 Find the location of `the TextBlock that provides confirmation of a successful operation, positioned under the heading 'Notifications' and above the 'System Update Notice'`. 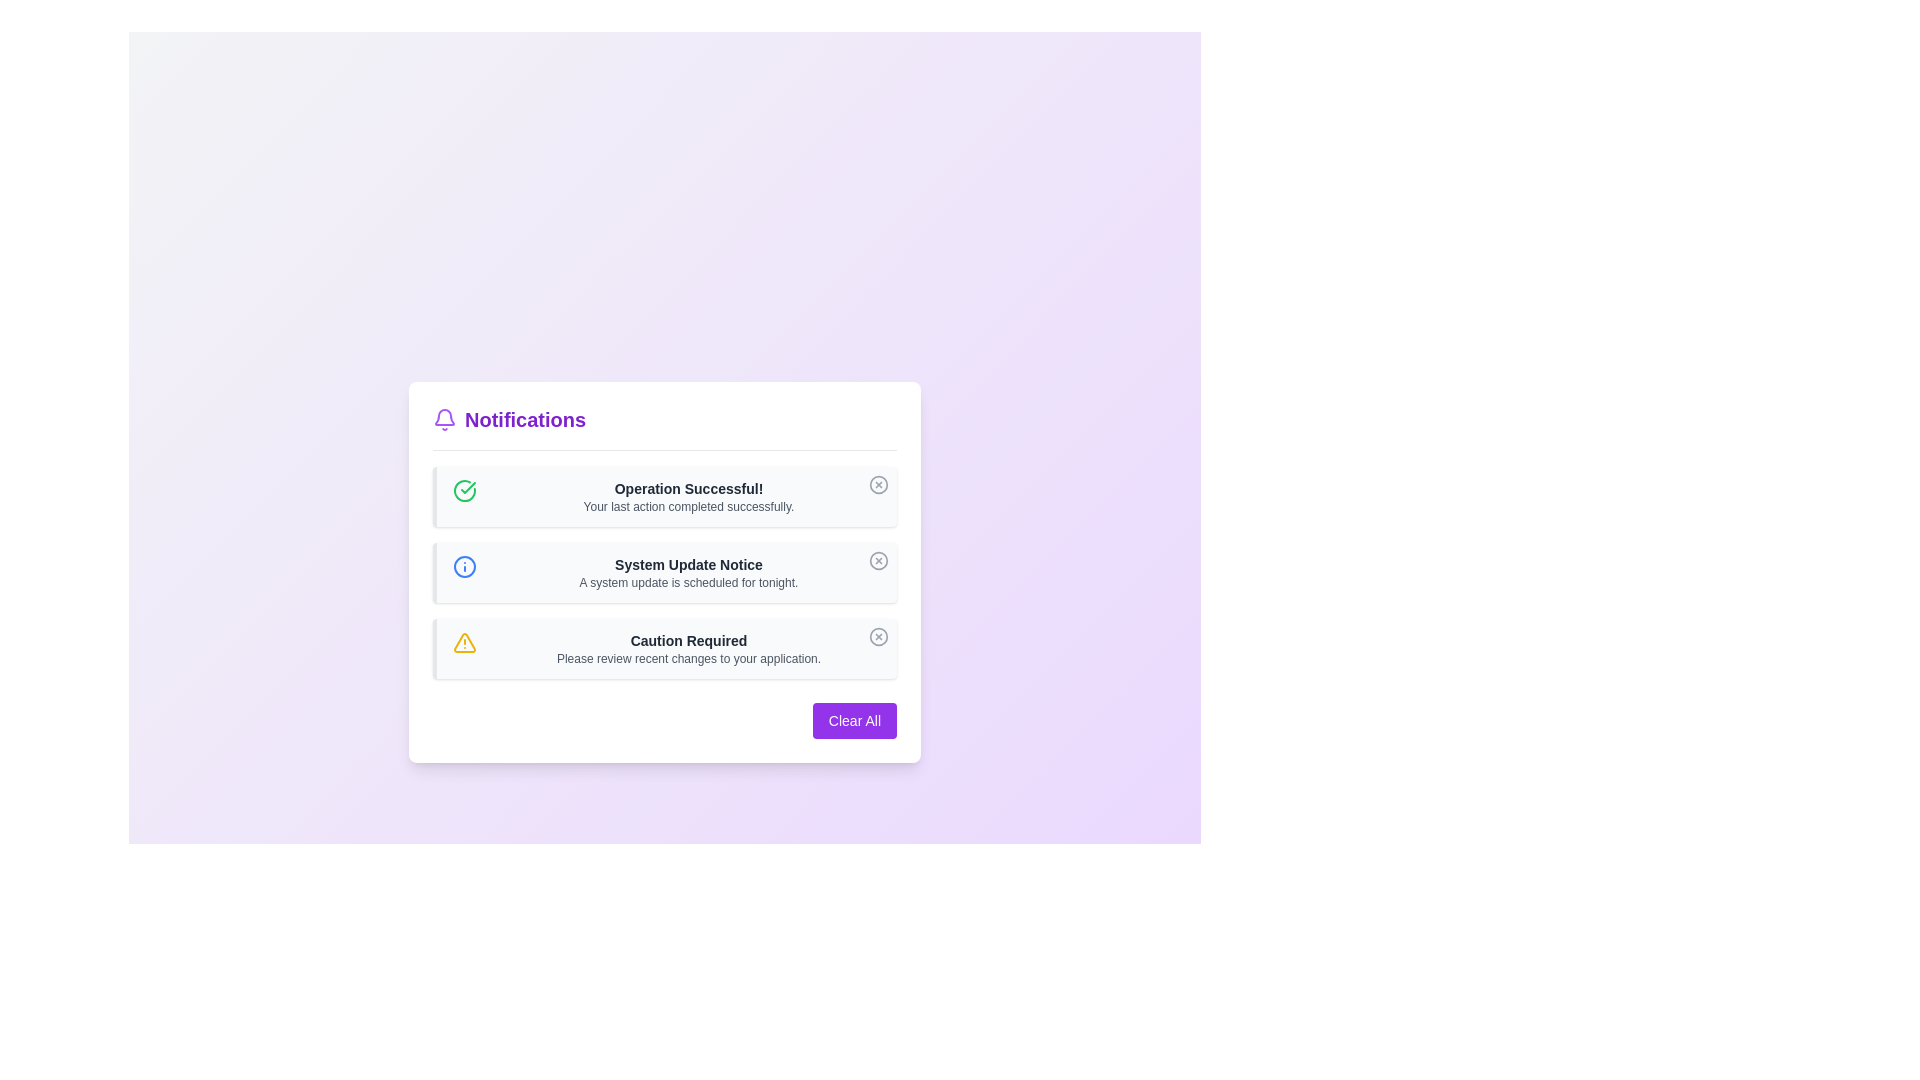

the TextBlock that provides confirmation of a successful operation, positioned under the heading 'Notifications' and above the 'System Update Notice' is located at coordinates (689, 495).